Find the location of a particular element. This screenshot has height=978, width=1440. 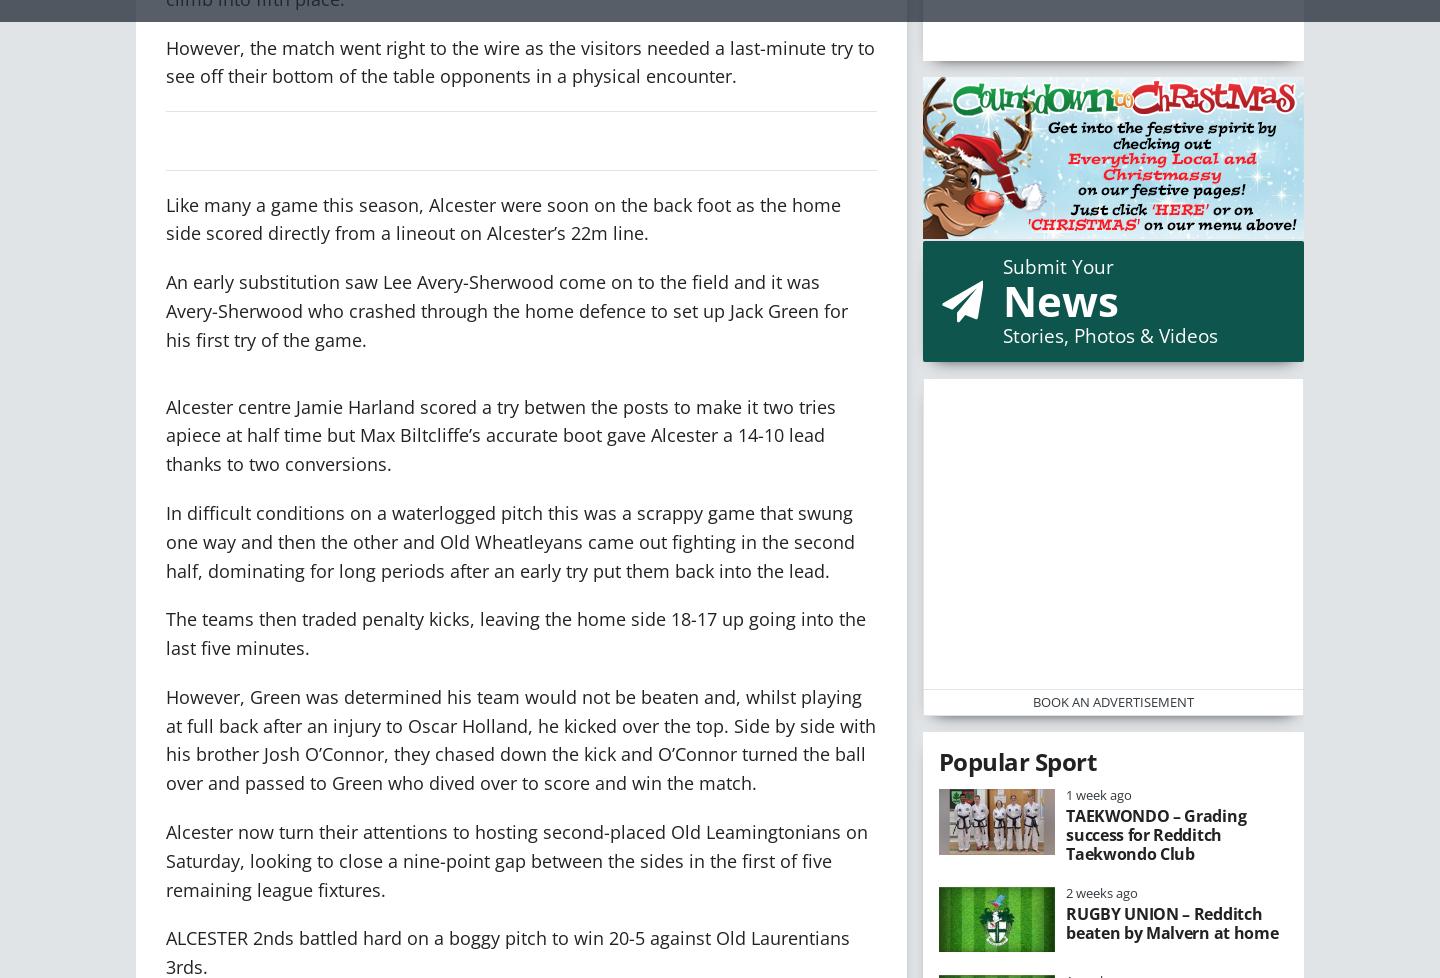

'1 week ago' is located at coordinates (1098, 794).